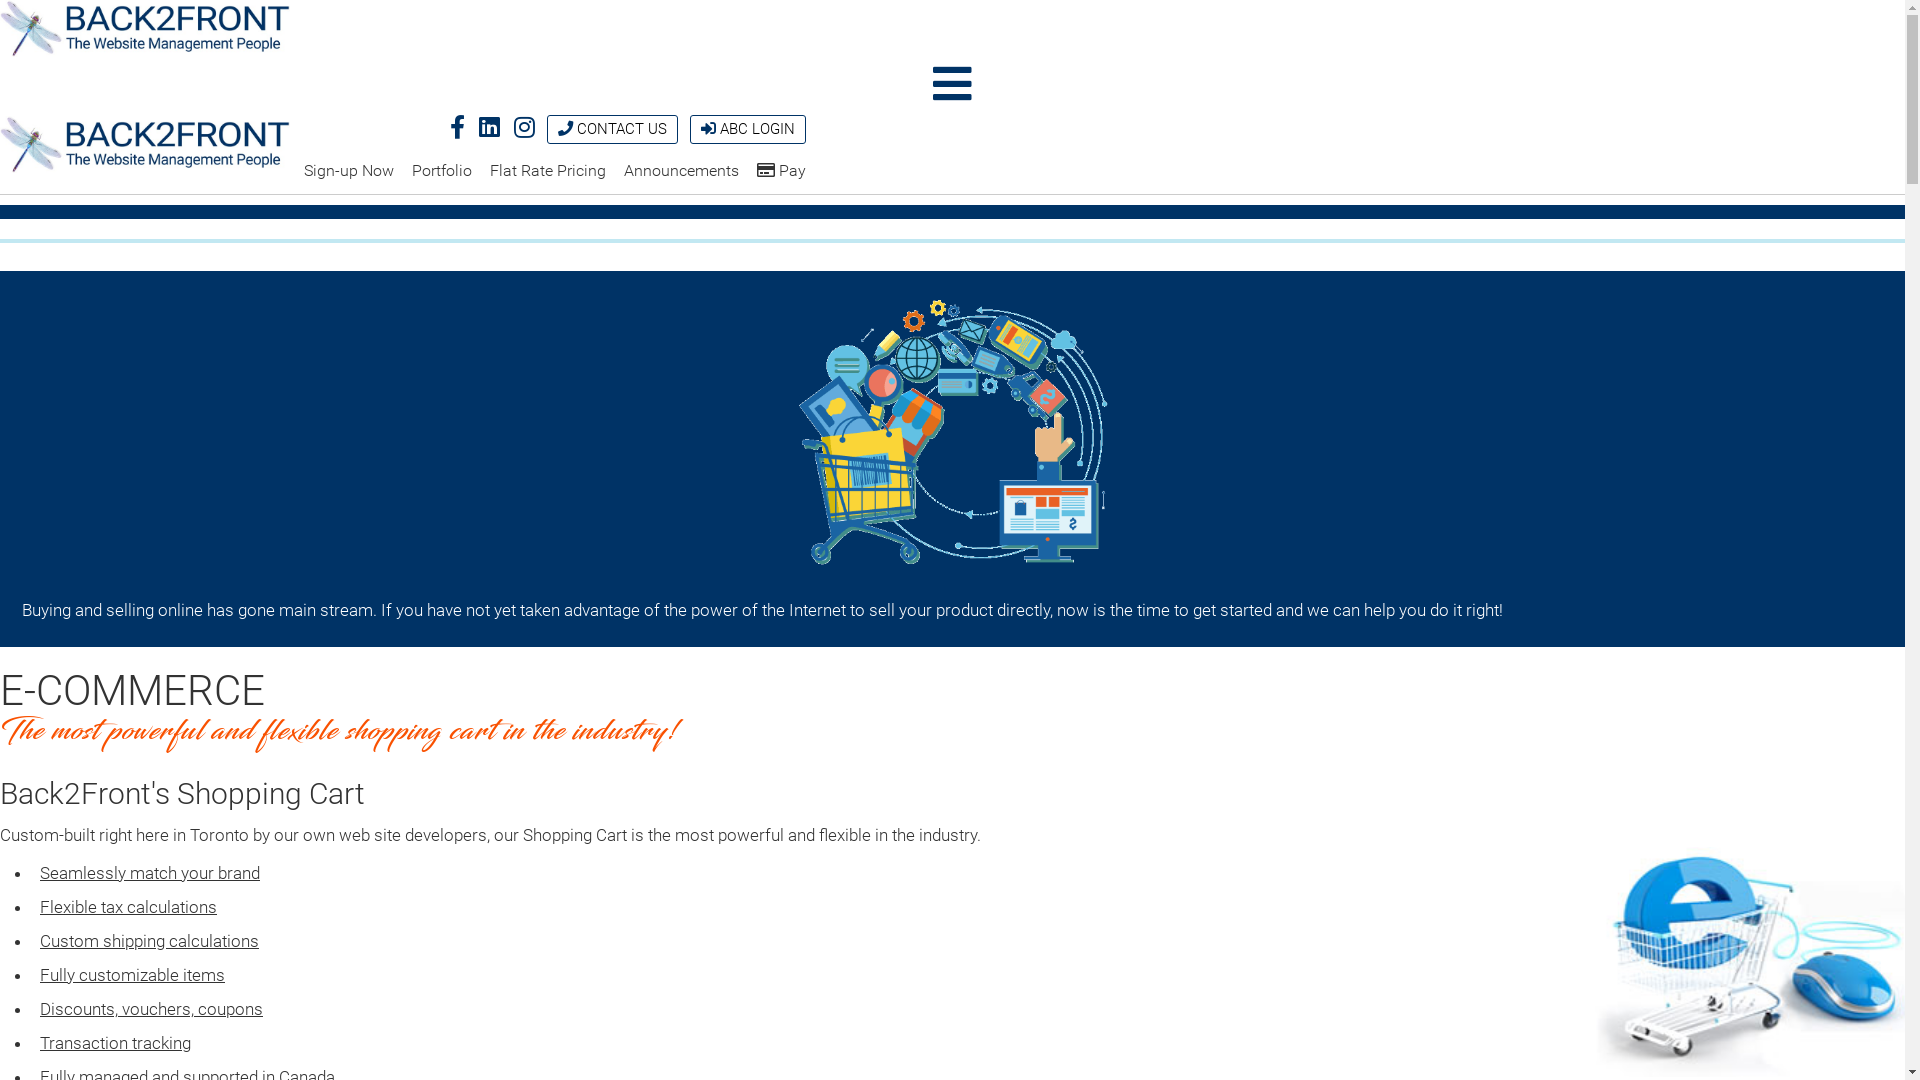 The height and width of the screenshot is (1080, 1920). Describe the element at coordinates (127, 906) in the screenshot. I see `'Flexible tax calculations'` at that location.